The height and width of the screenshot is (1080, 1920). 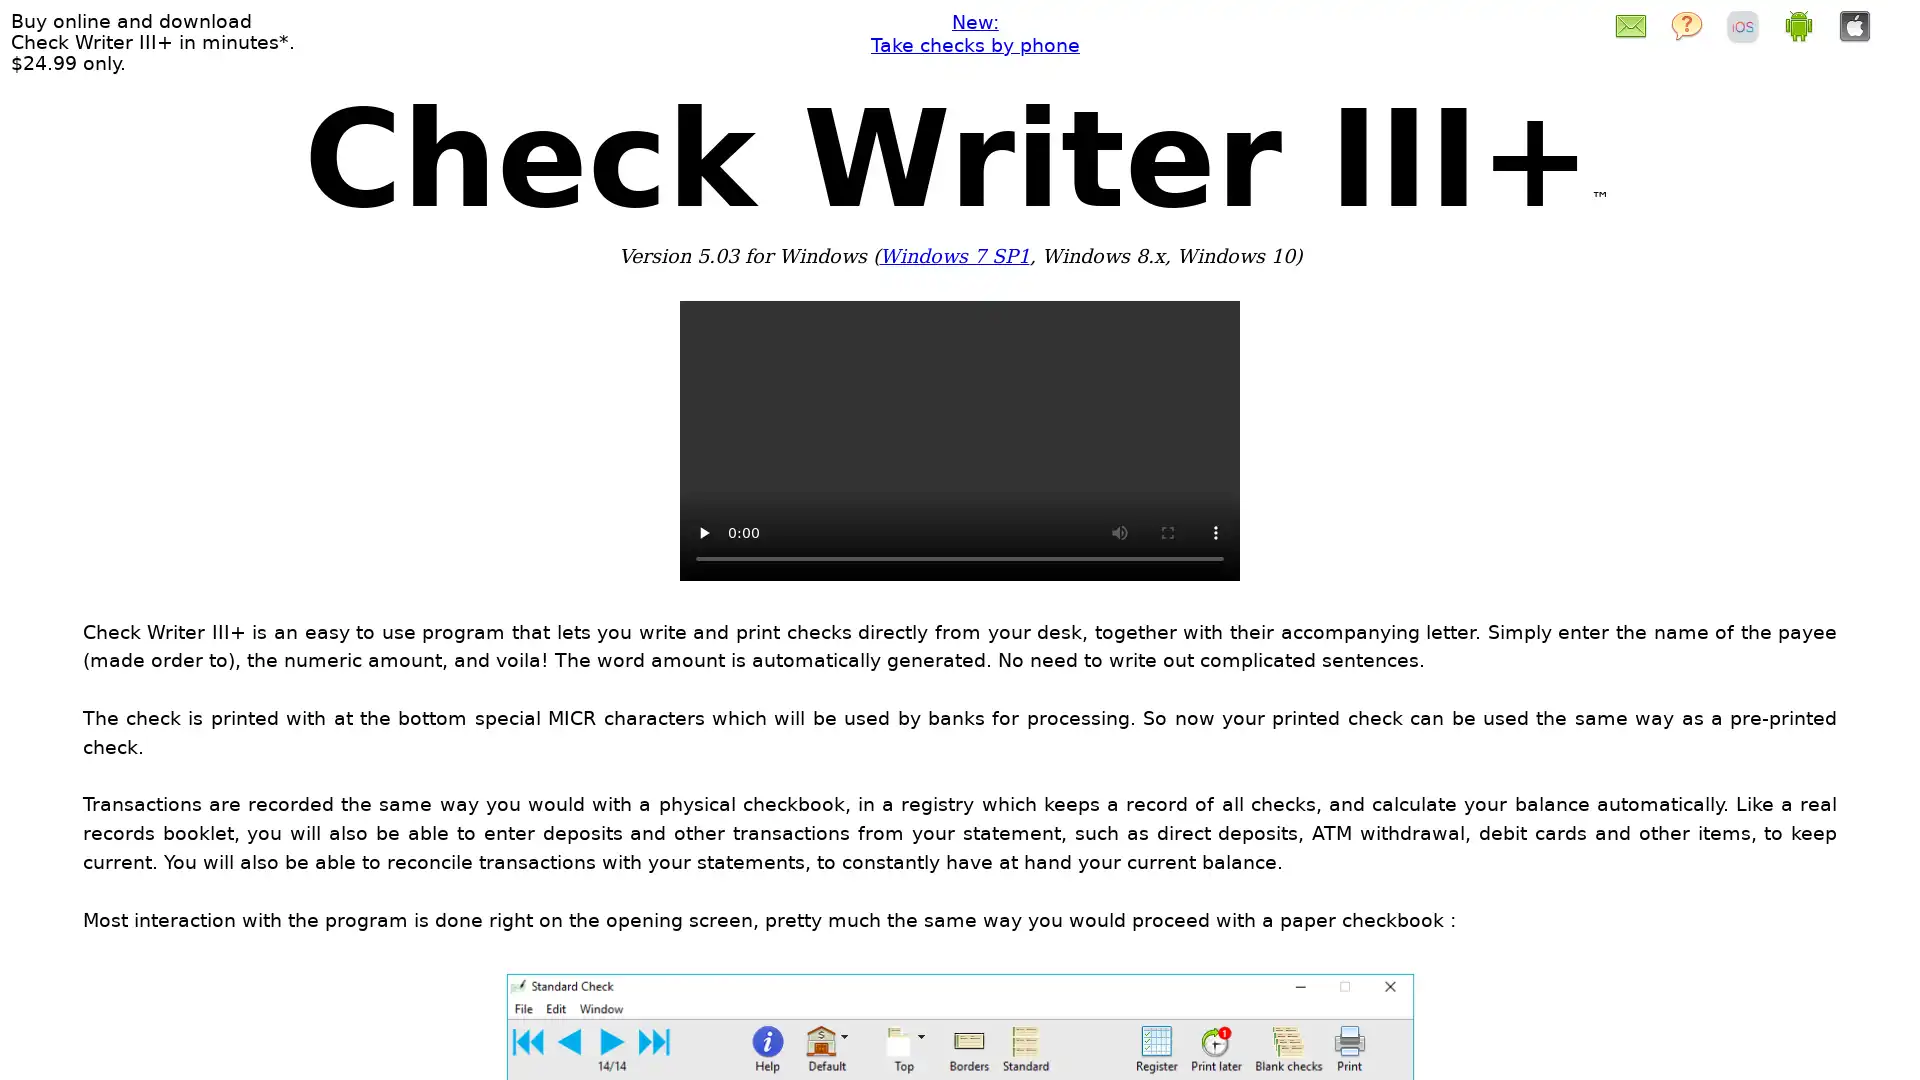 I want to click on play, so click(x=704, y=531).